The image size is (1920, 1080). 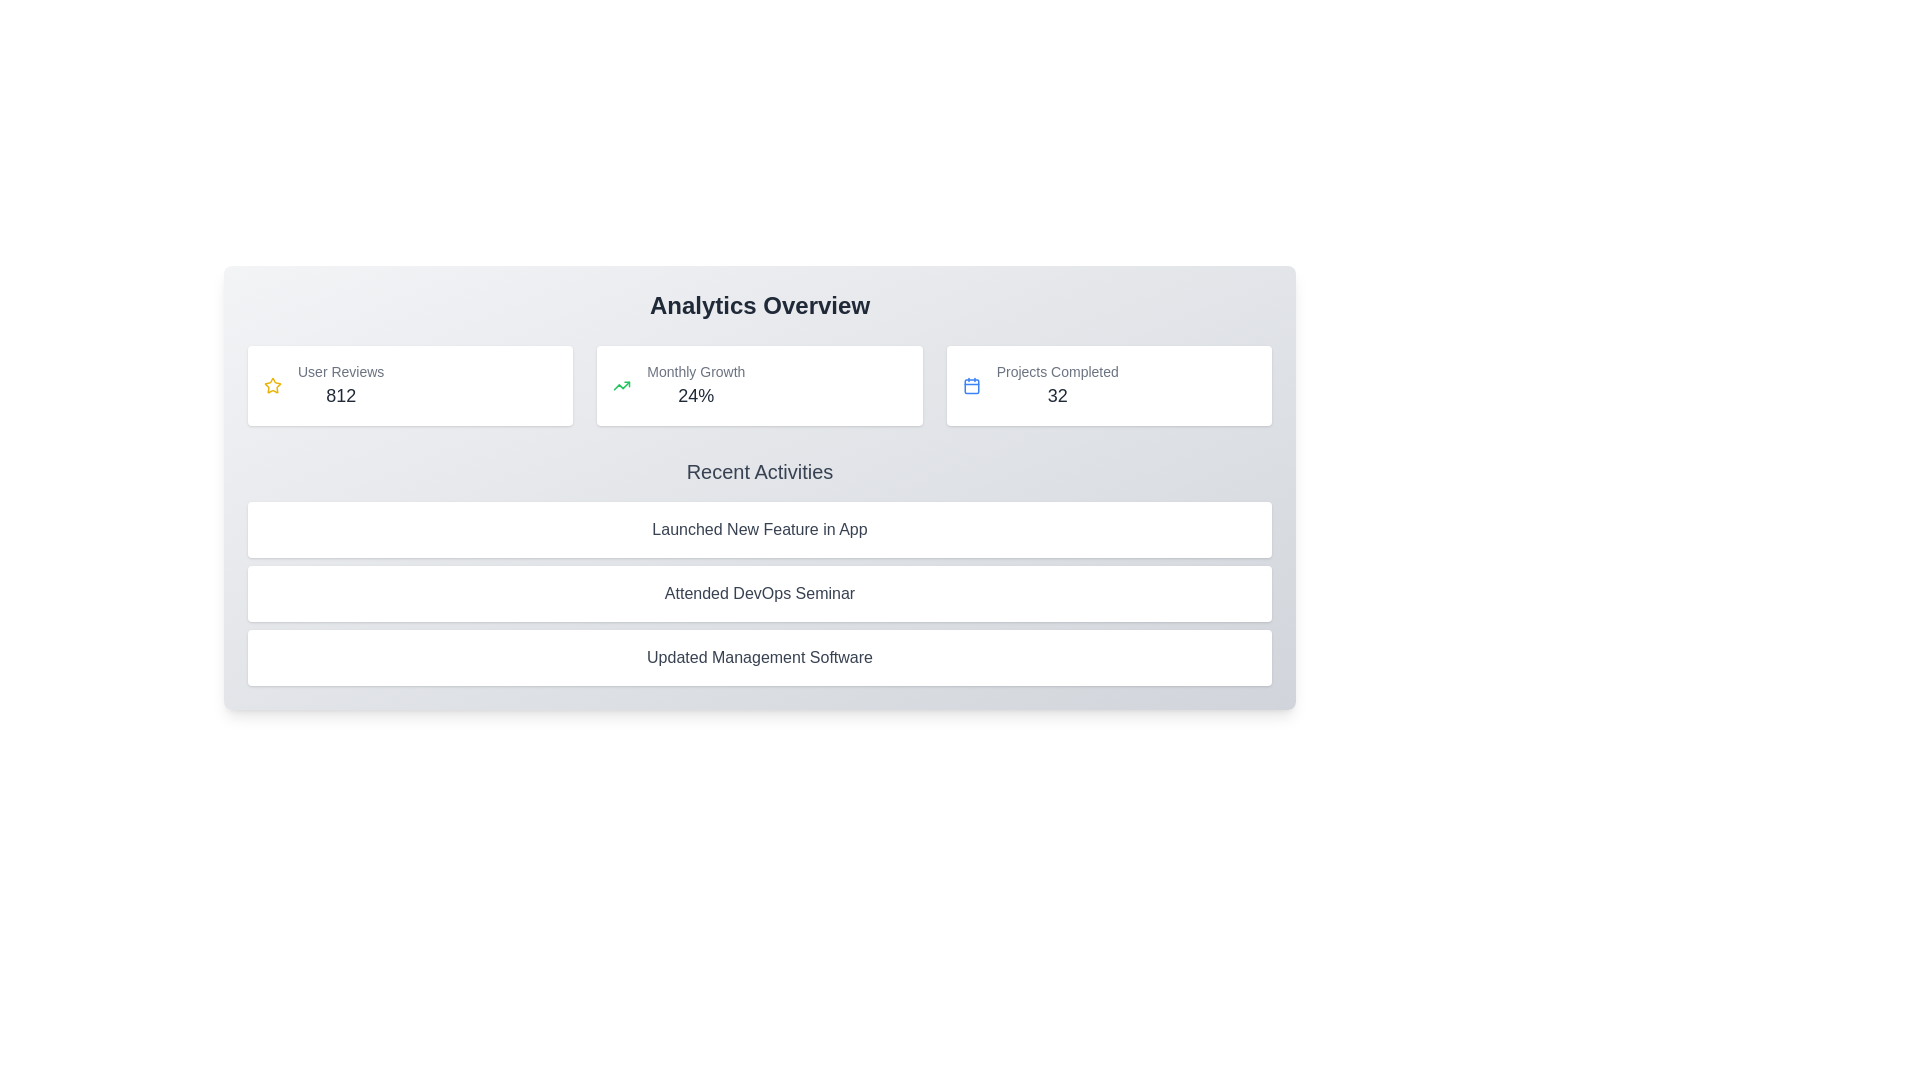 I want to click on the static text display that shows 'Updated Management Software', which is the last item in the 'Recent Activities' list, so click(x=758, y=658).